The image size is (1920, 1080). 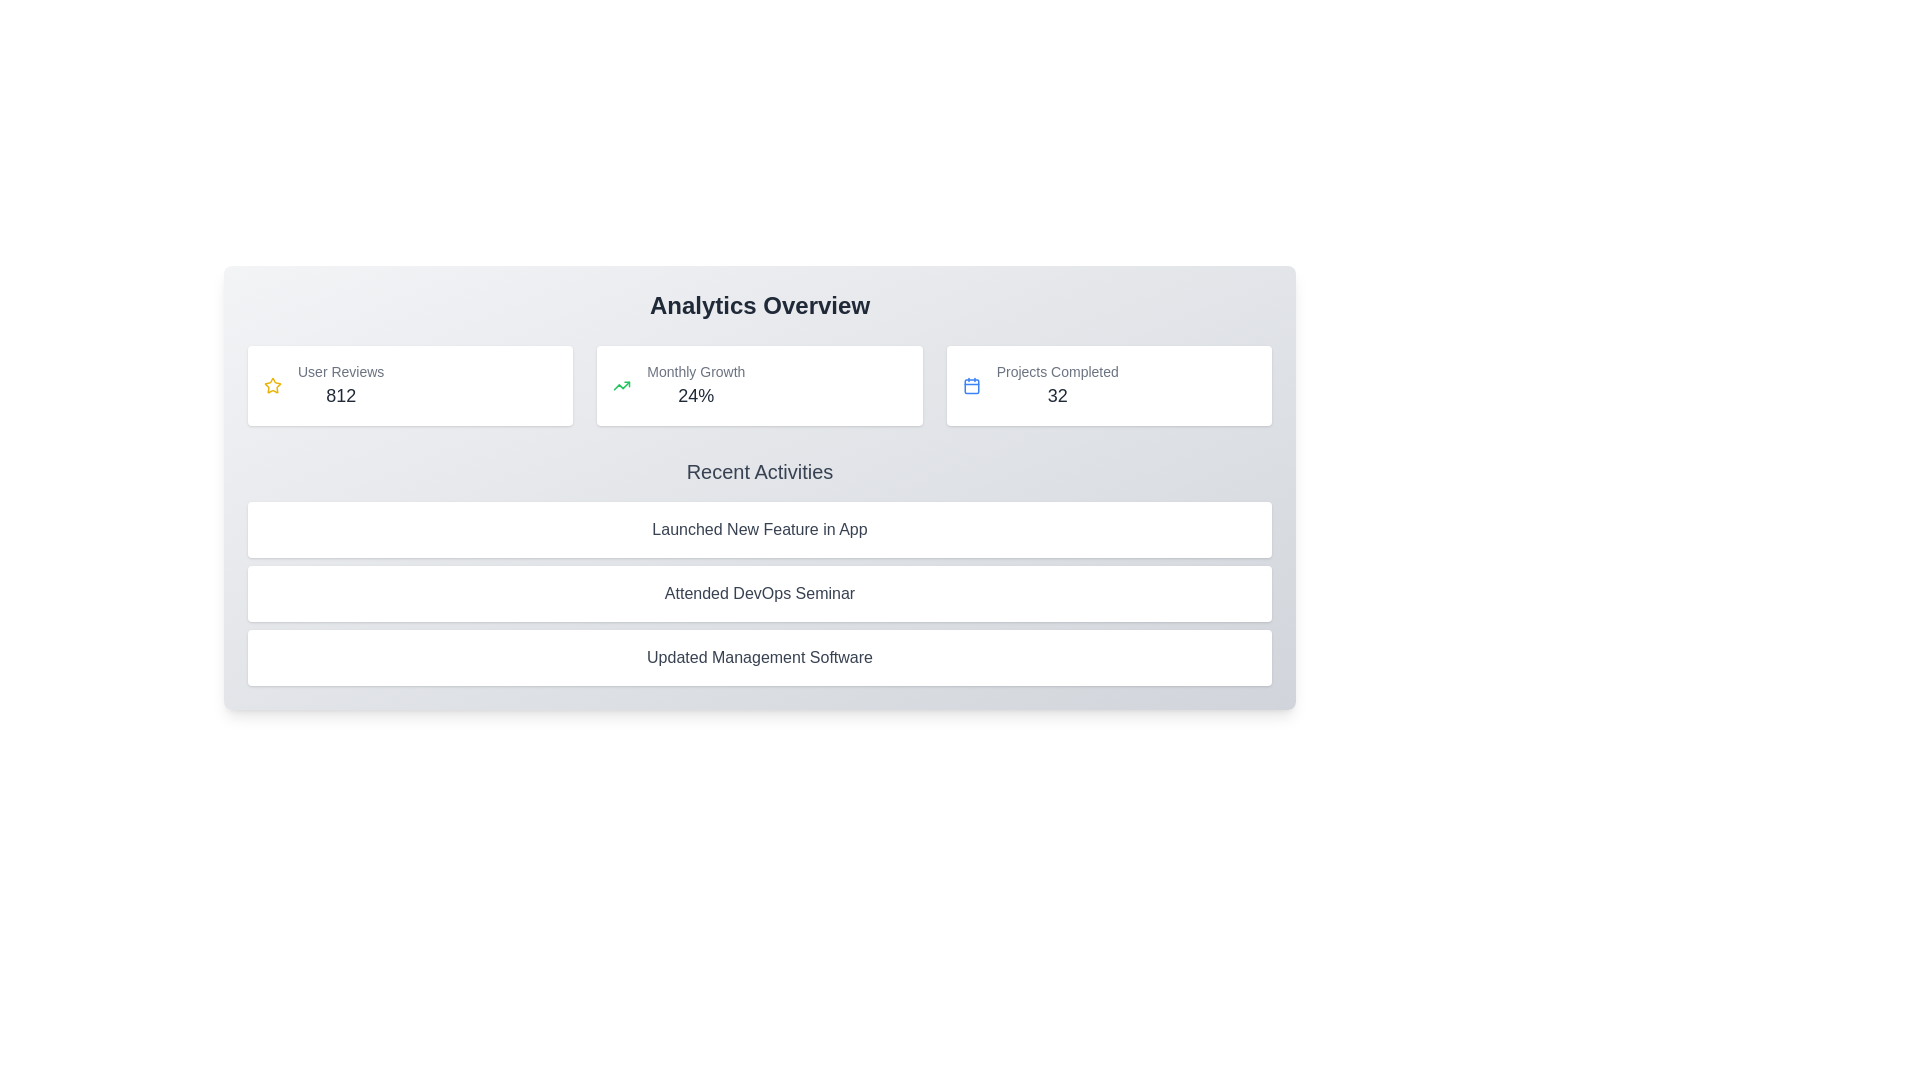 I want to click on the static text display that shows 'Updated Management Software', which is the last item in the 'Recent Activities' list, so click(x=758, y=658).